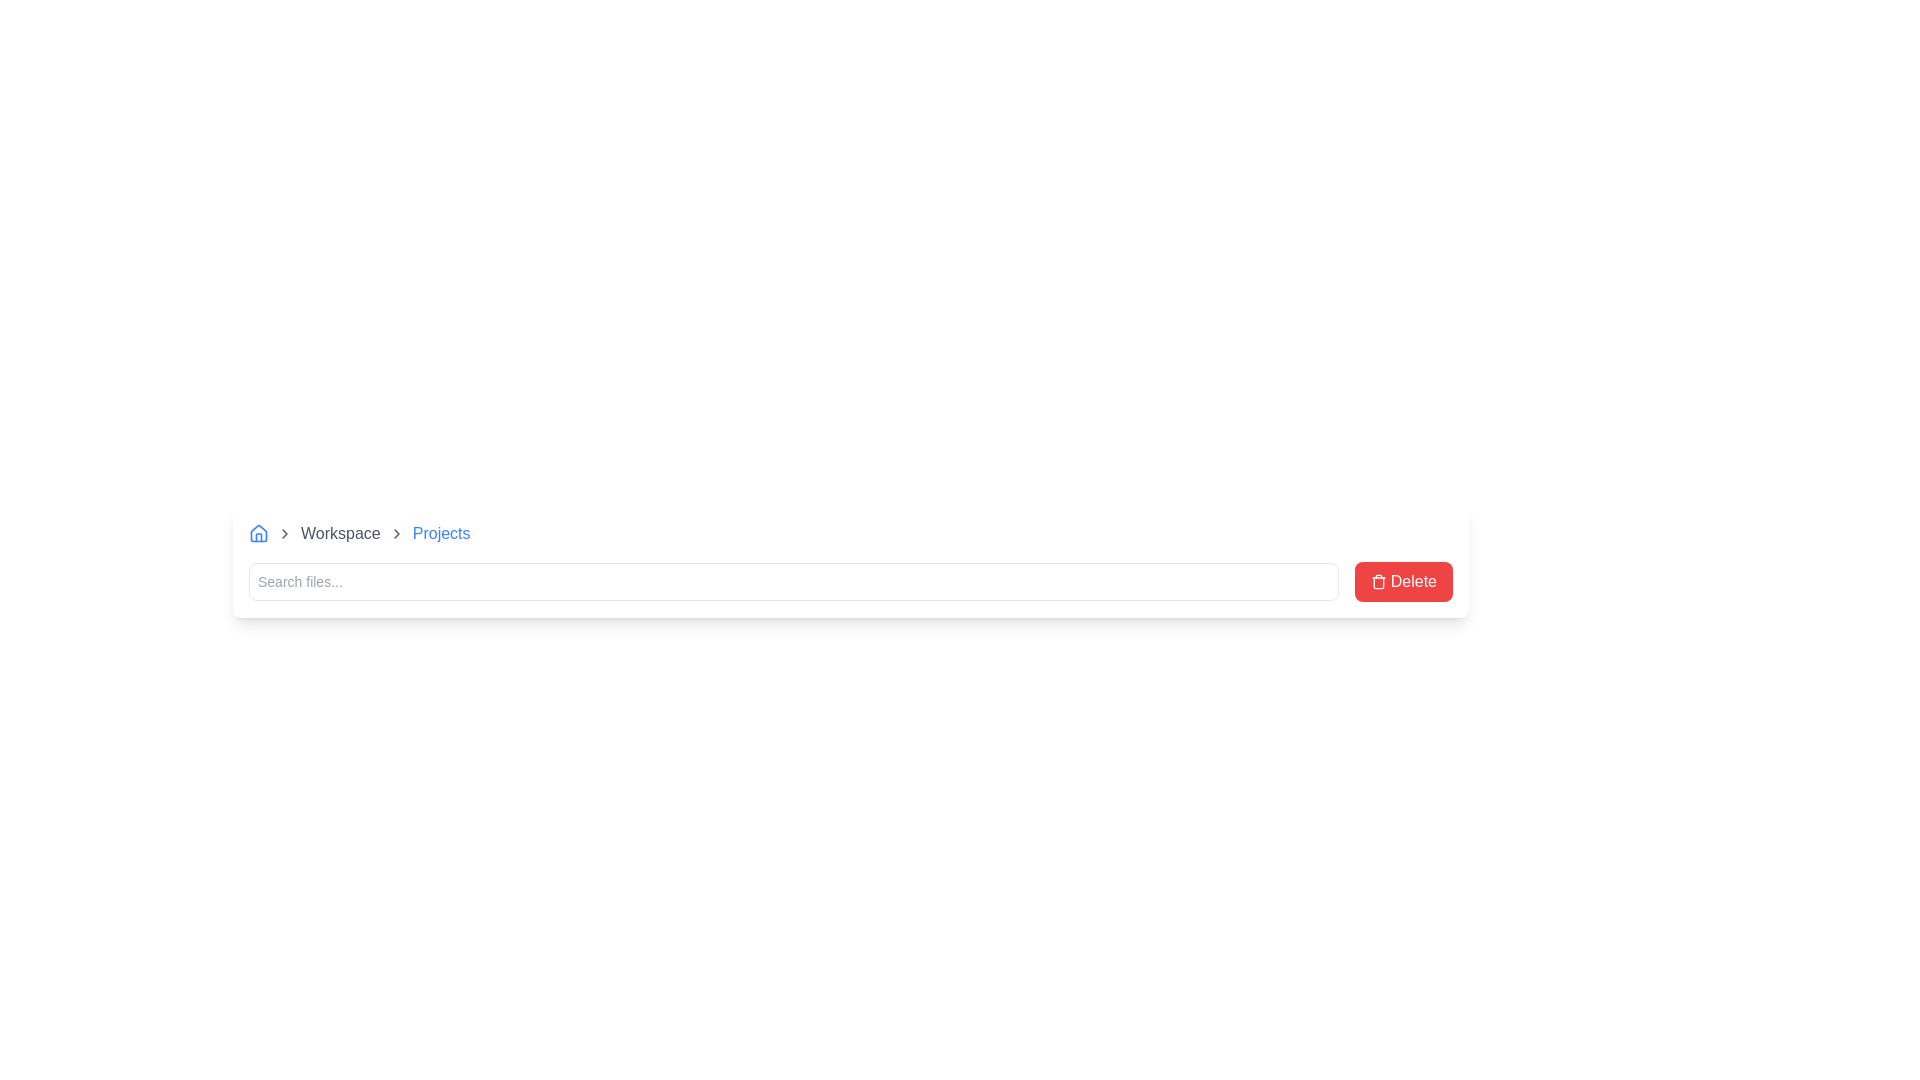  I want to click on the delete button located at the far right end of the bar layout, so click(1402, 582).